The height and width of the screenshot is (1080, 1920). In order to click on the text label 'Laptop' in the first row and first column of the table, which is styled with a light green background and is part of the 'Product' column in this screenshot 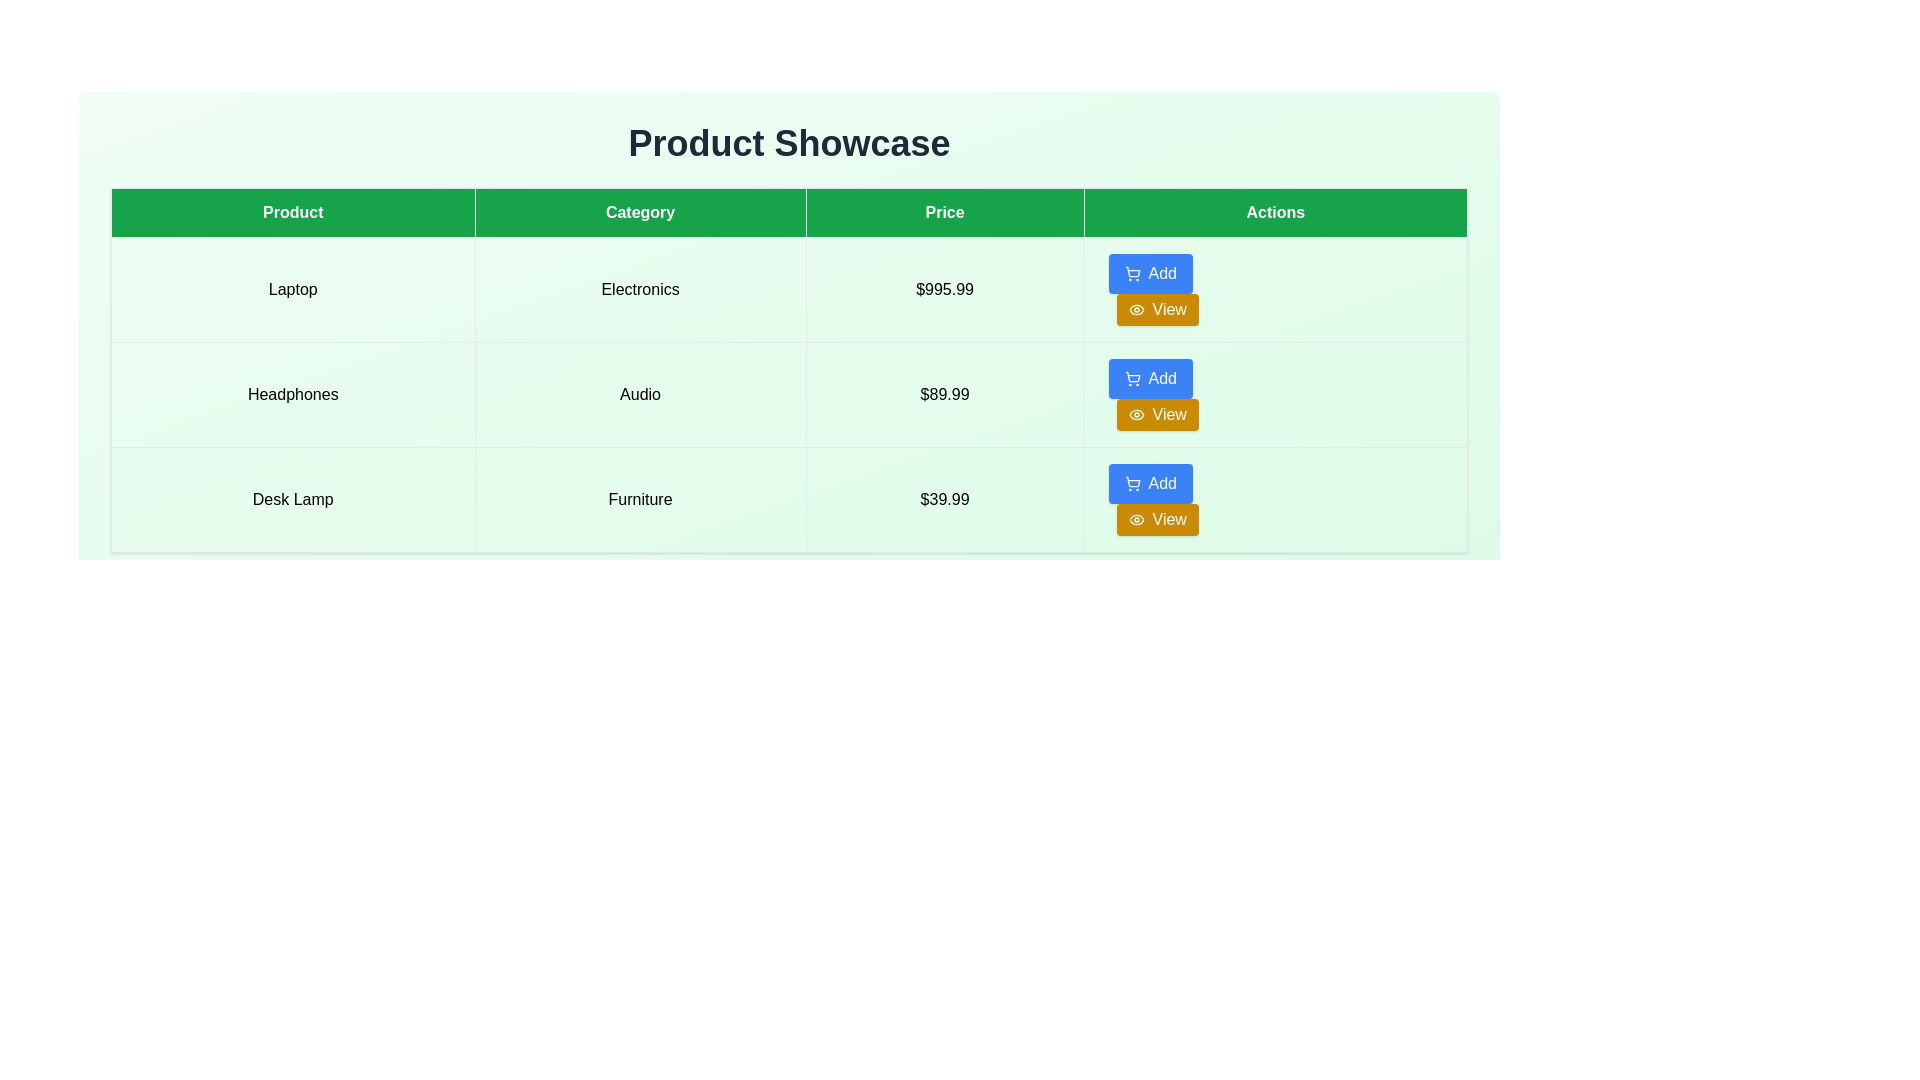, I will do `click(292, 289)`.